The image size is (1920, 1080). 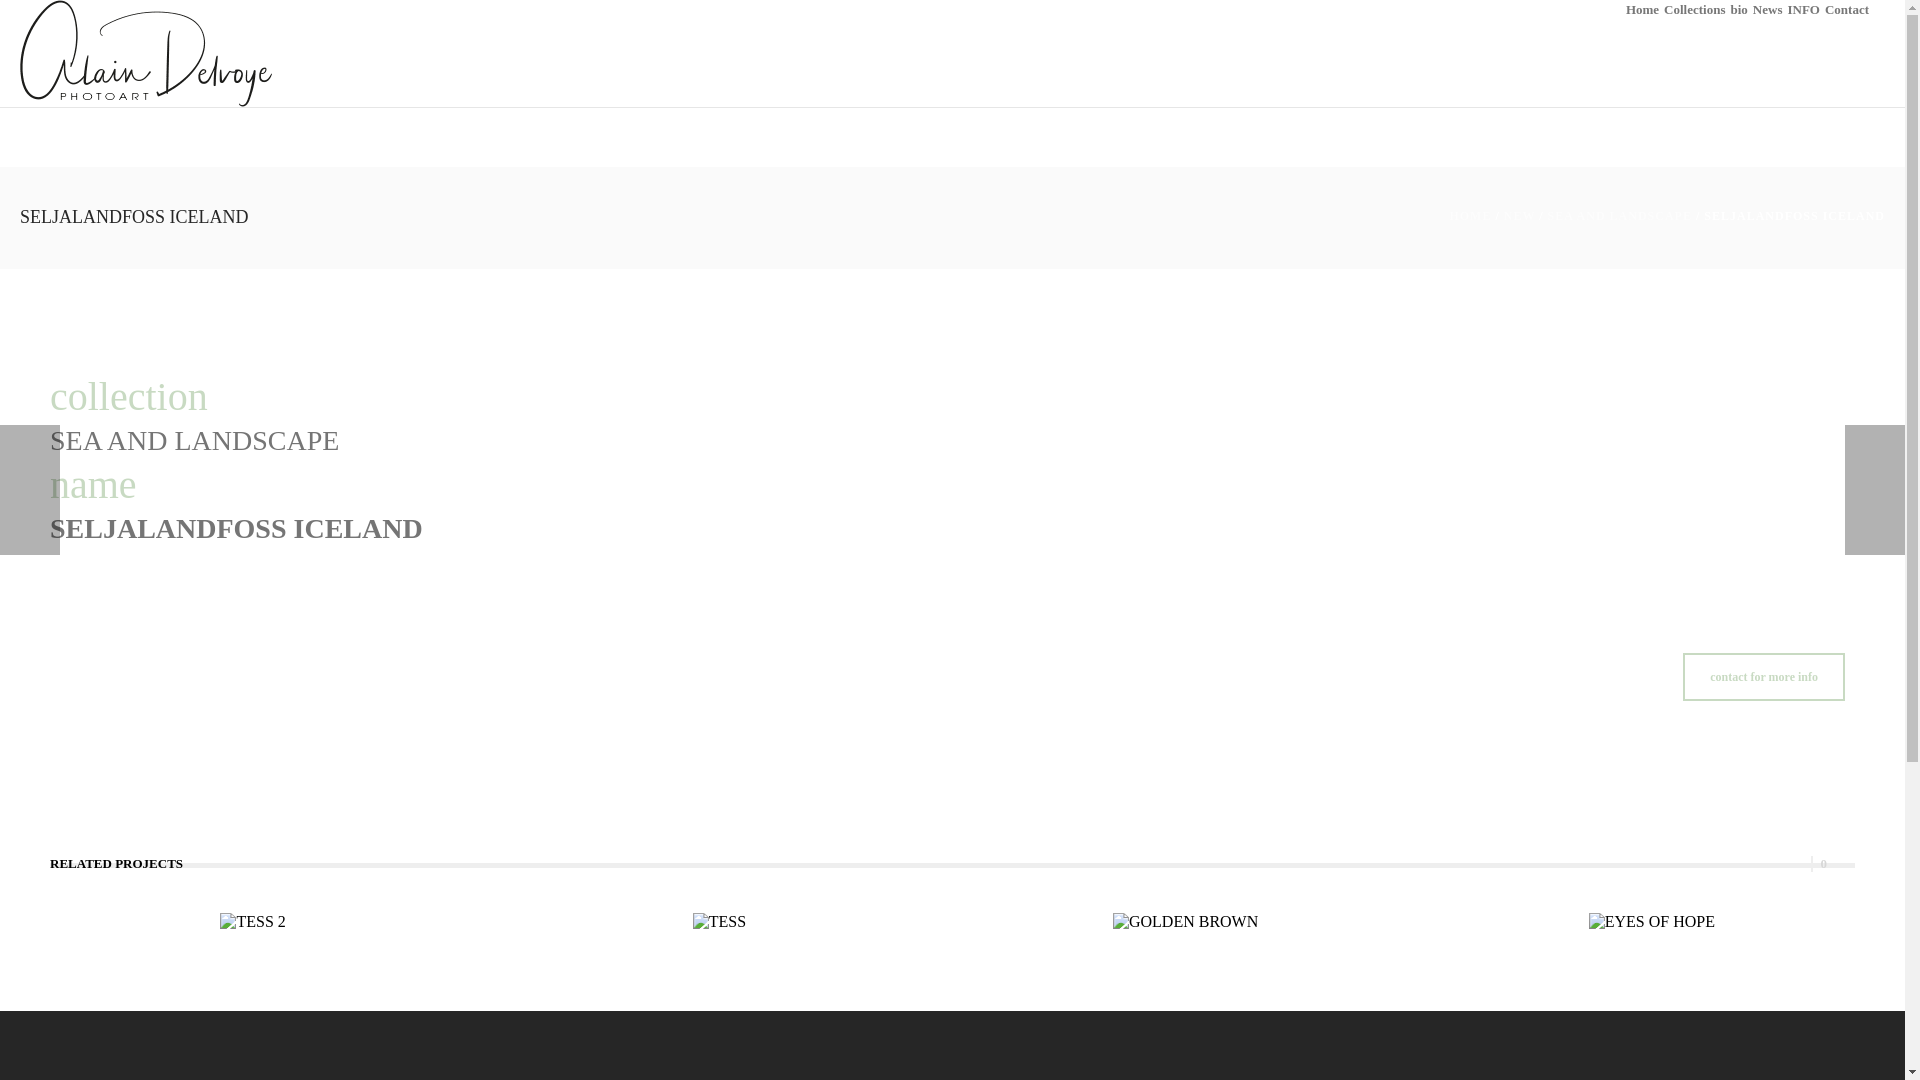 I want to click on 'INFO', so click(x=1803, y=10).